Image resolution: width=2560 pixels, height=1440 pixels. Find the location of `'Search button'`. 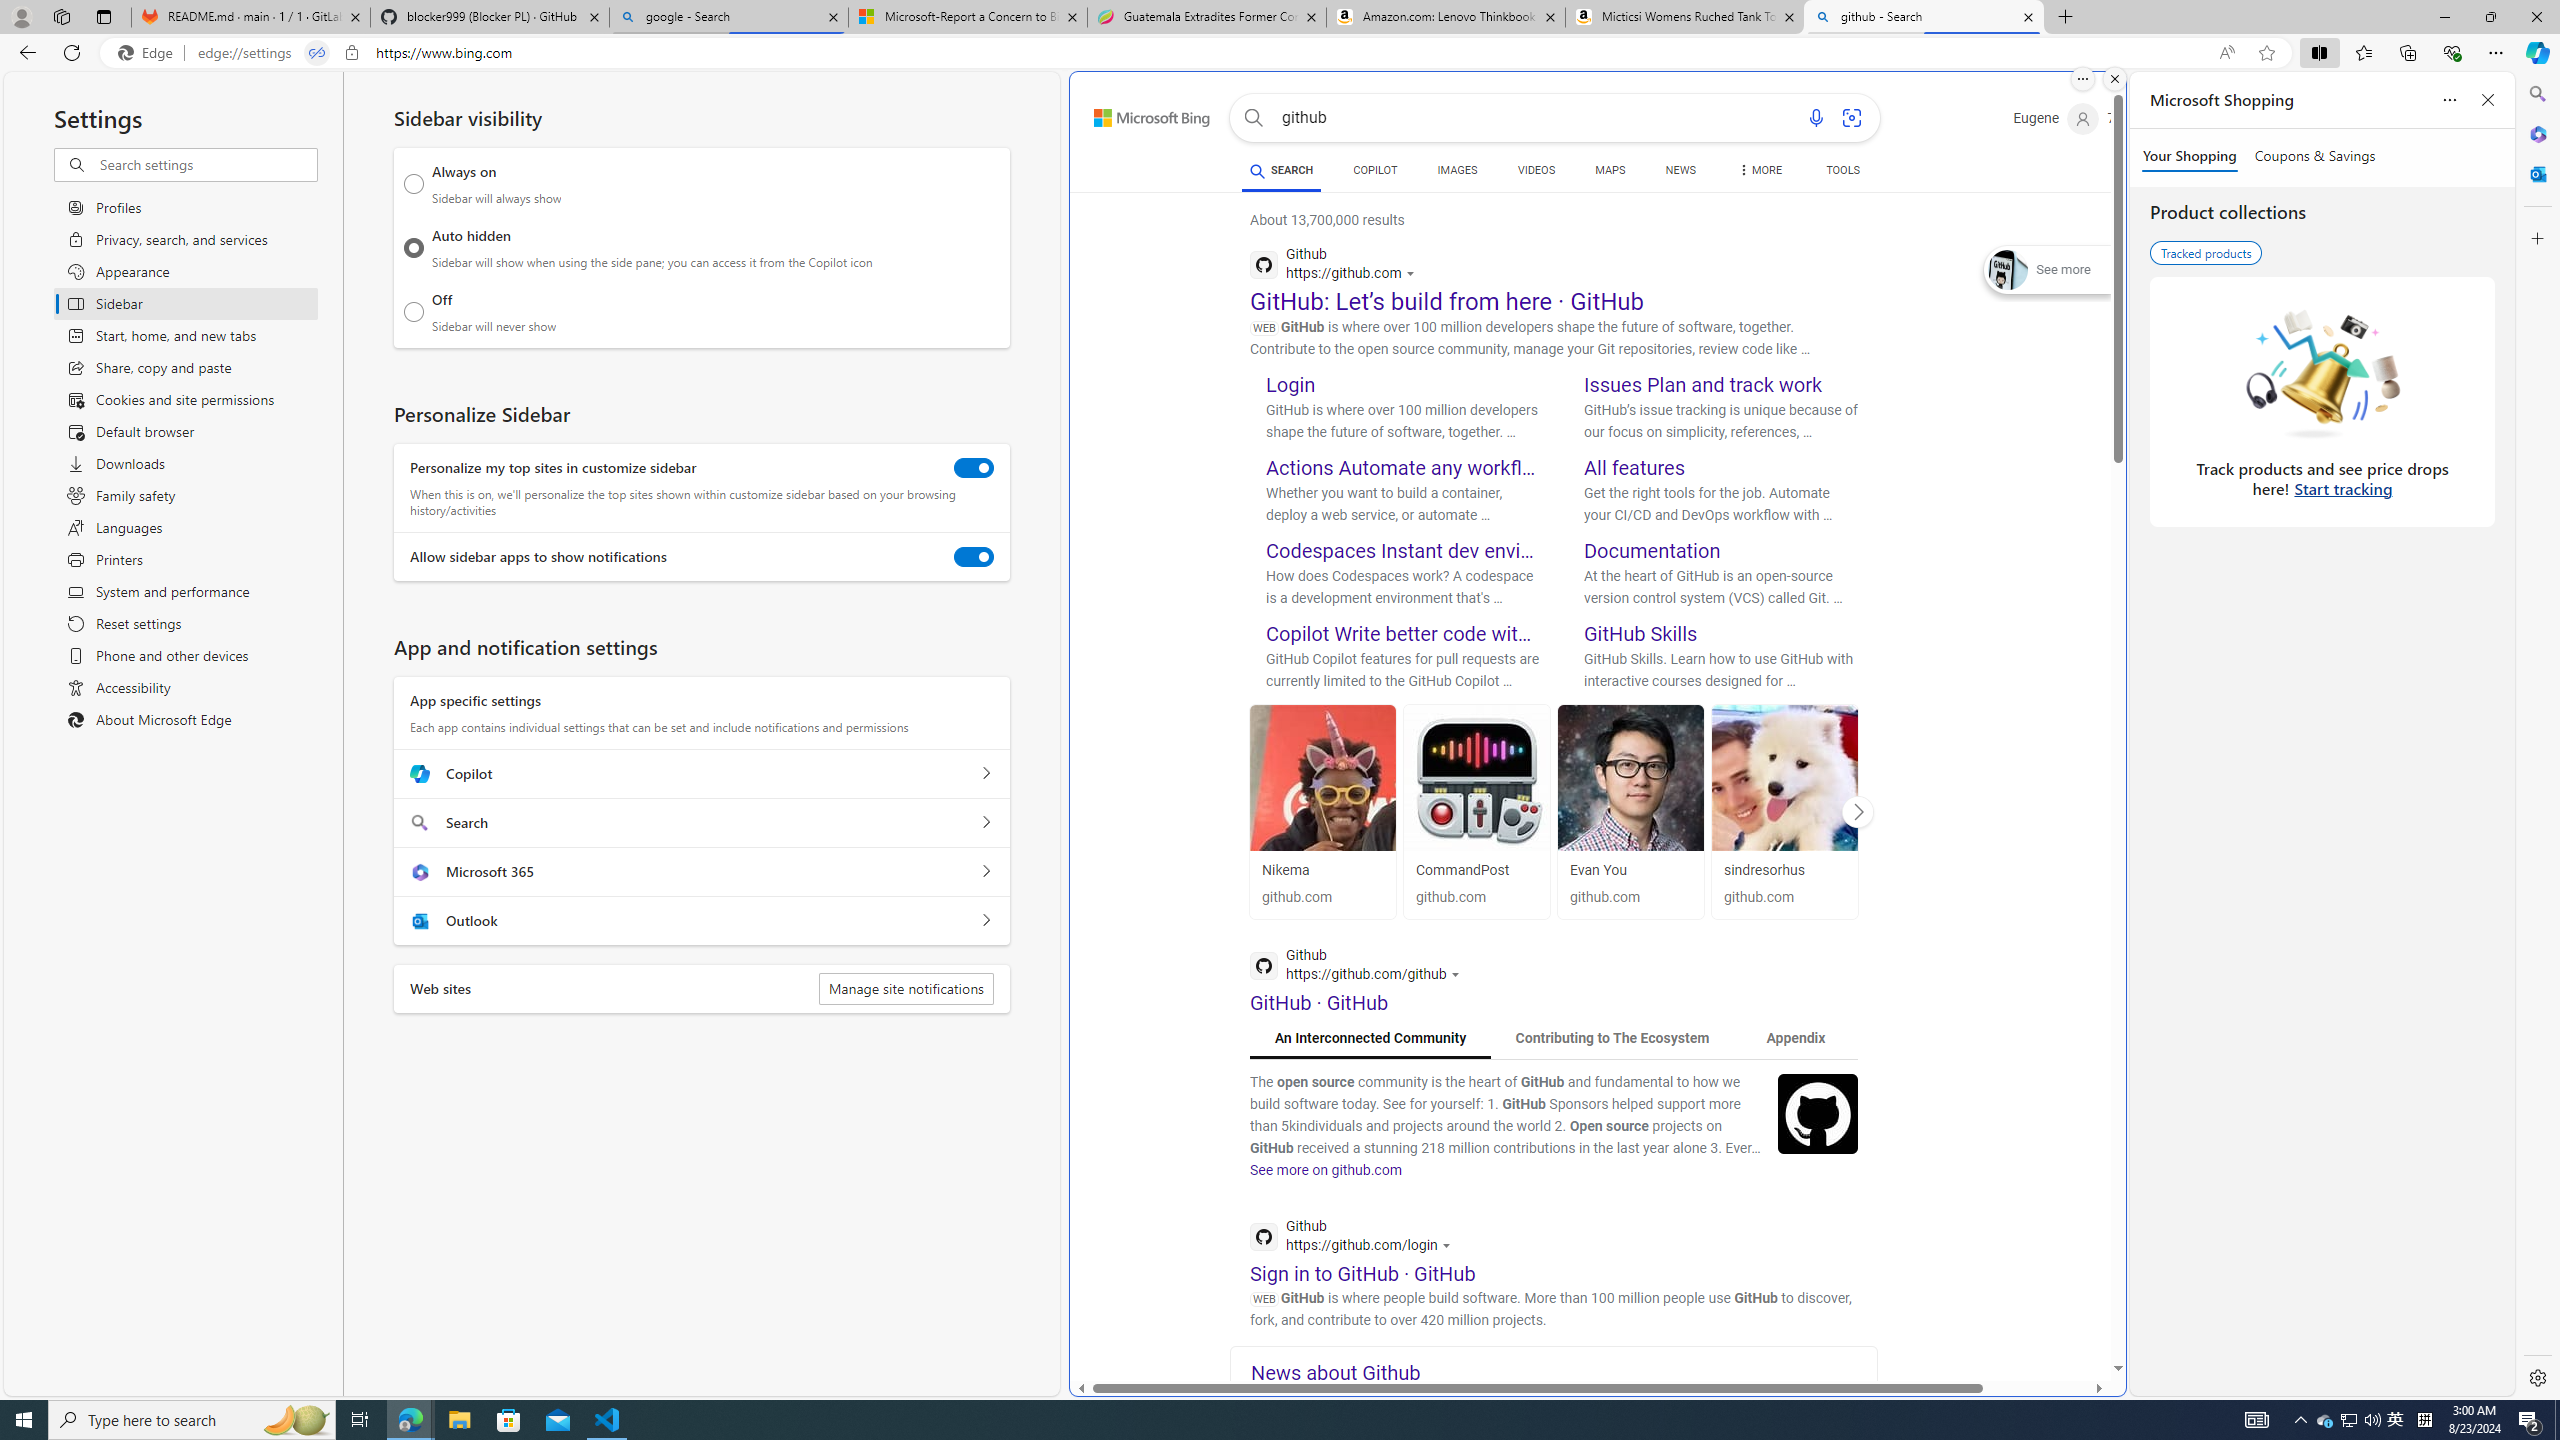

'Search button' is located at coordinates (1253, 118).